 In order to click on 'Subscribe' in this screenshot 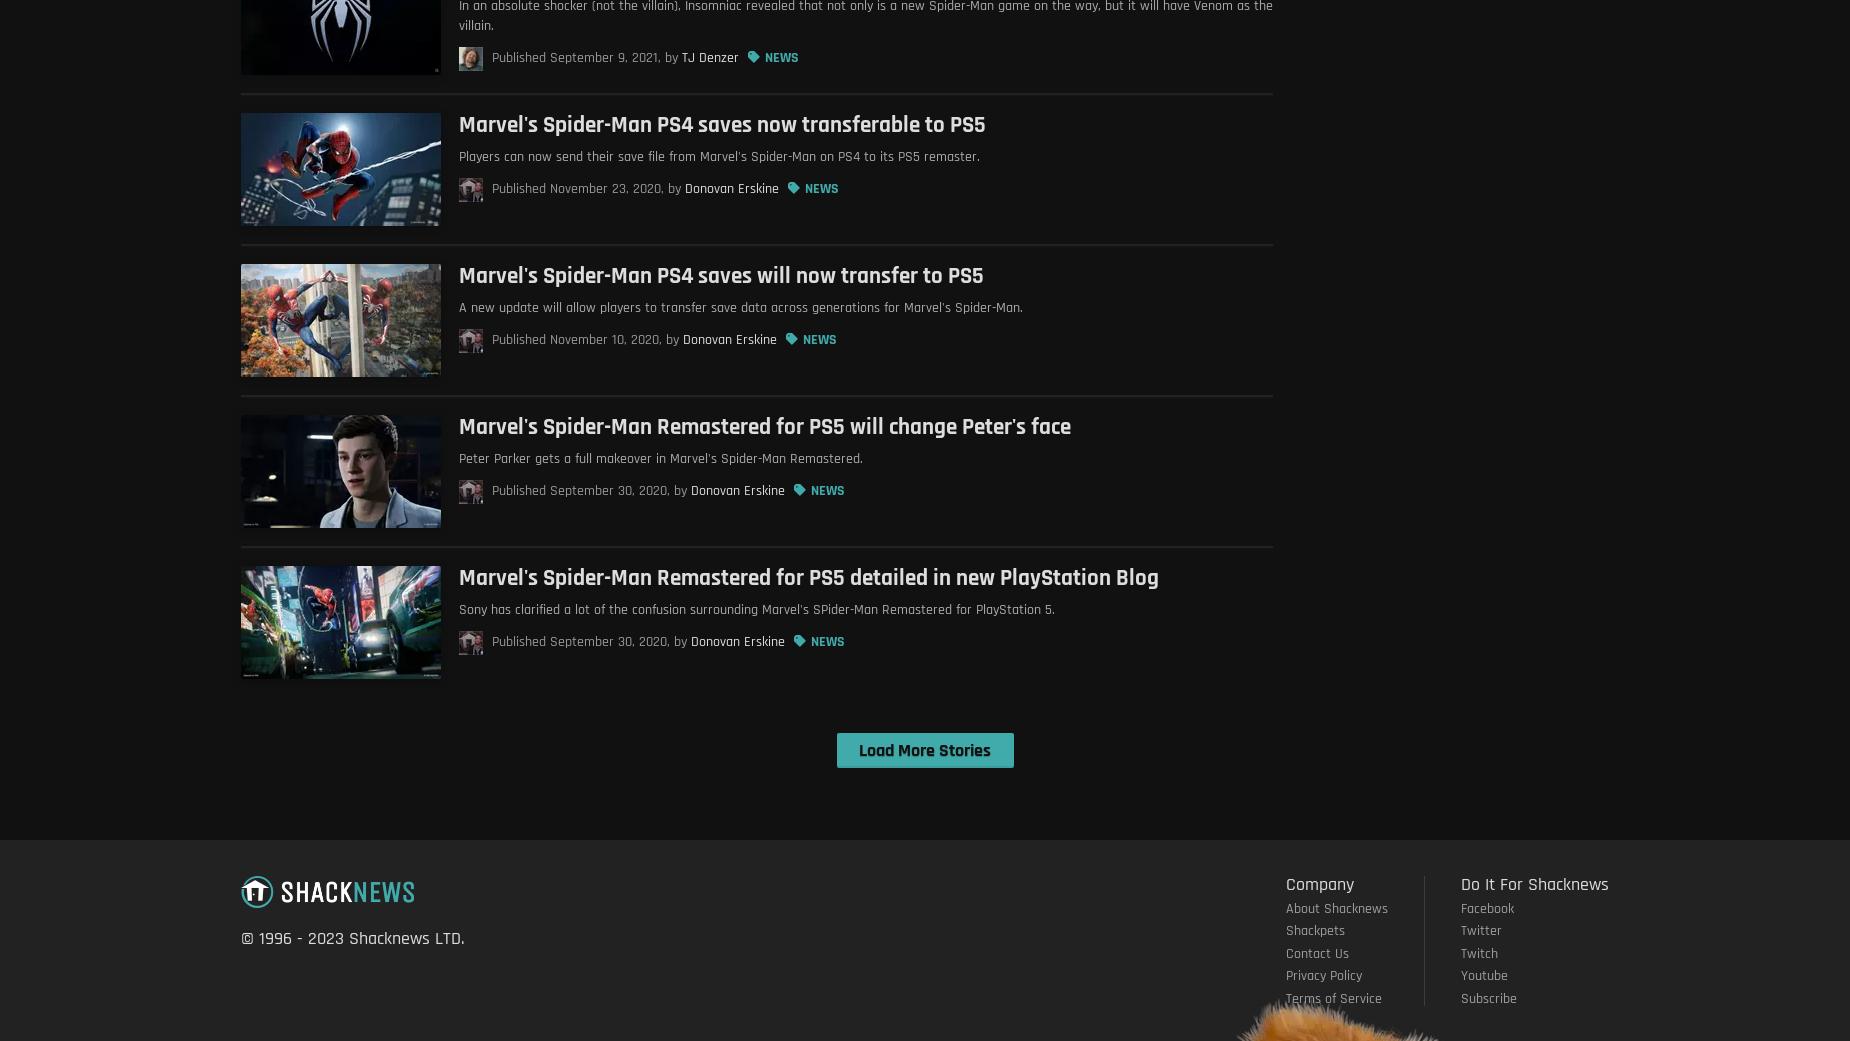, I will do `click(1489, 998)`.